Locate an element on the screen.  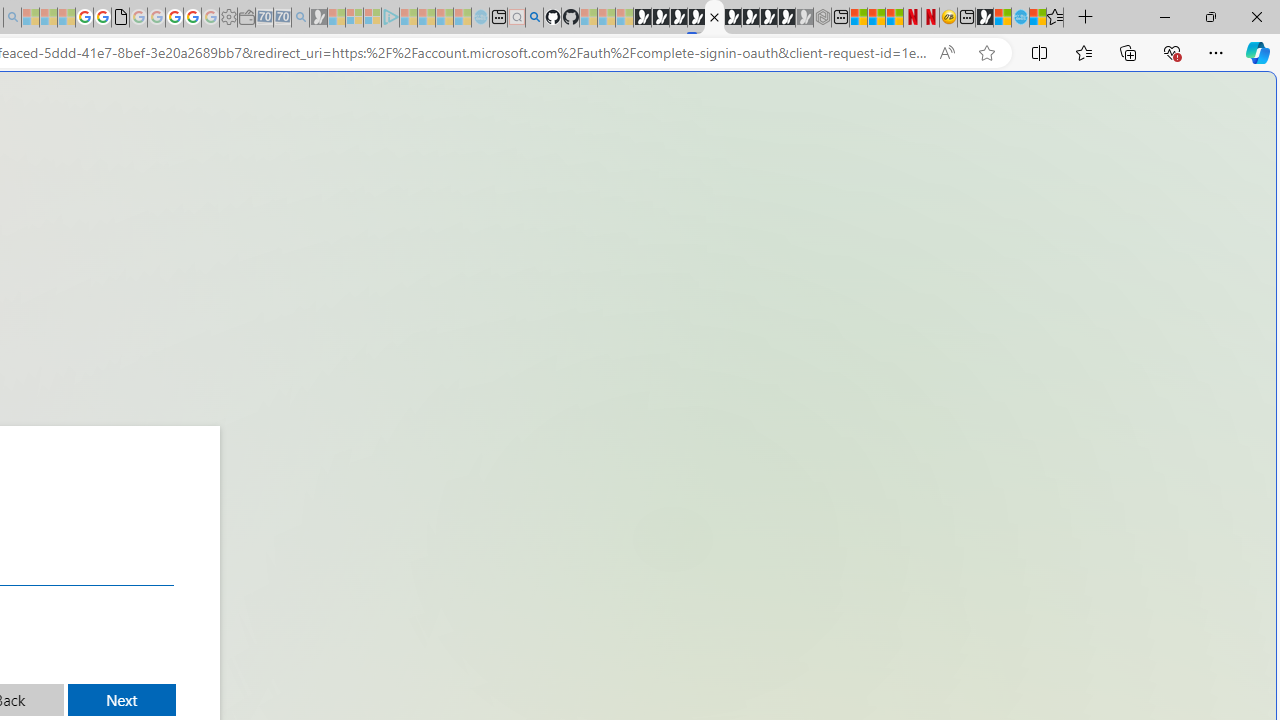
'Next' is located at coordinates (121, 699).